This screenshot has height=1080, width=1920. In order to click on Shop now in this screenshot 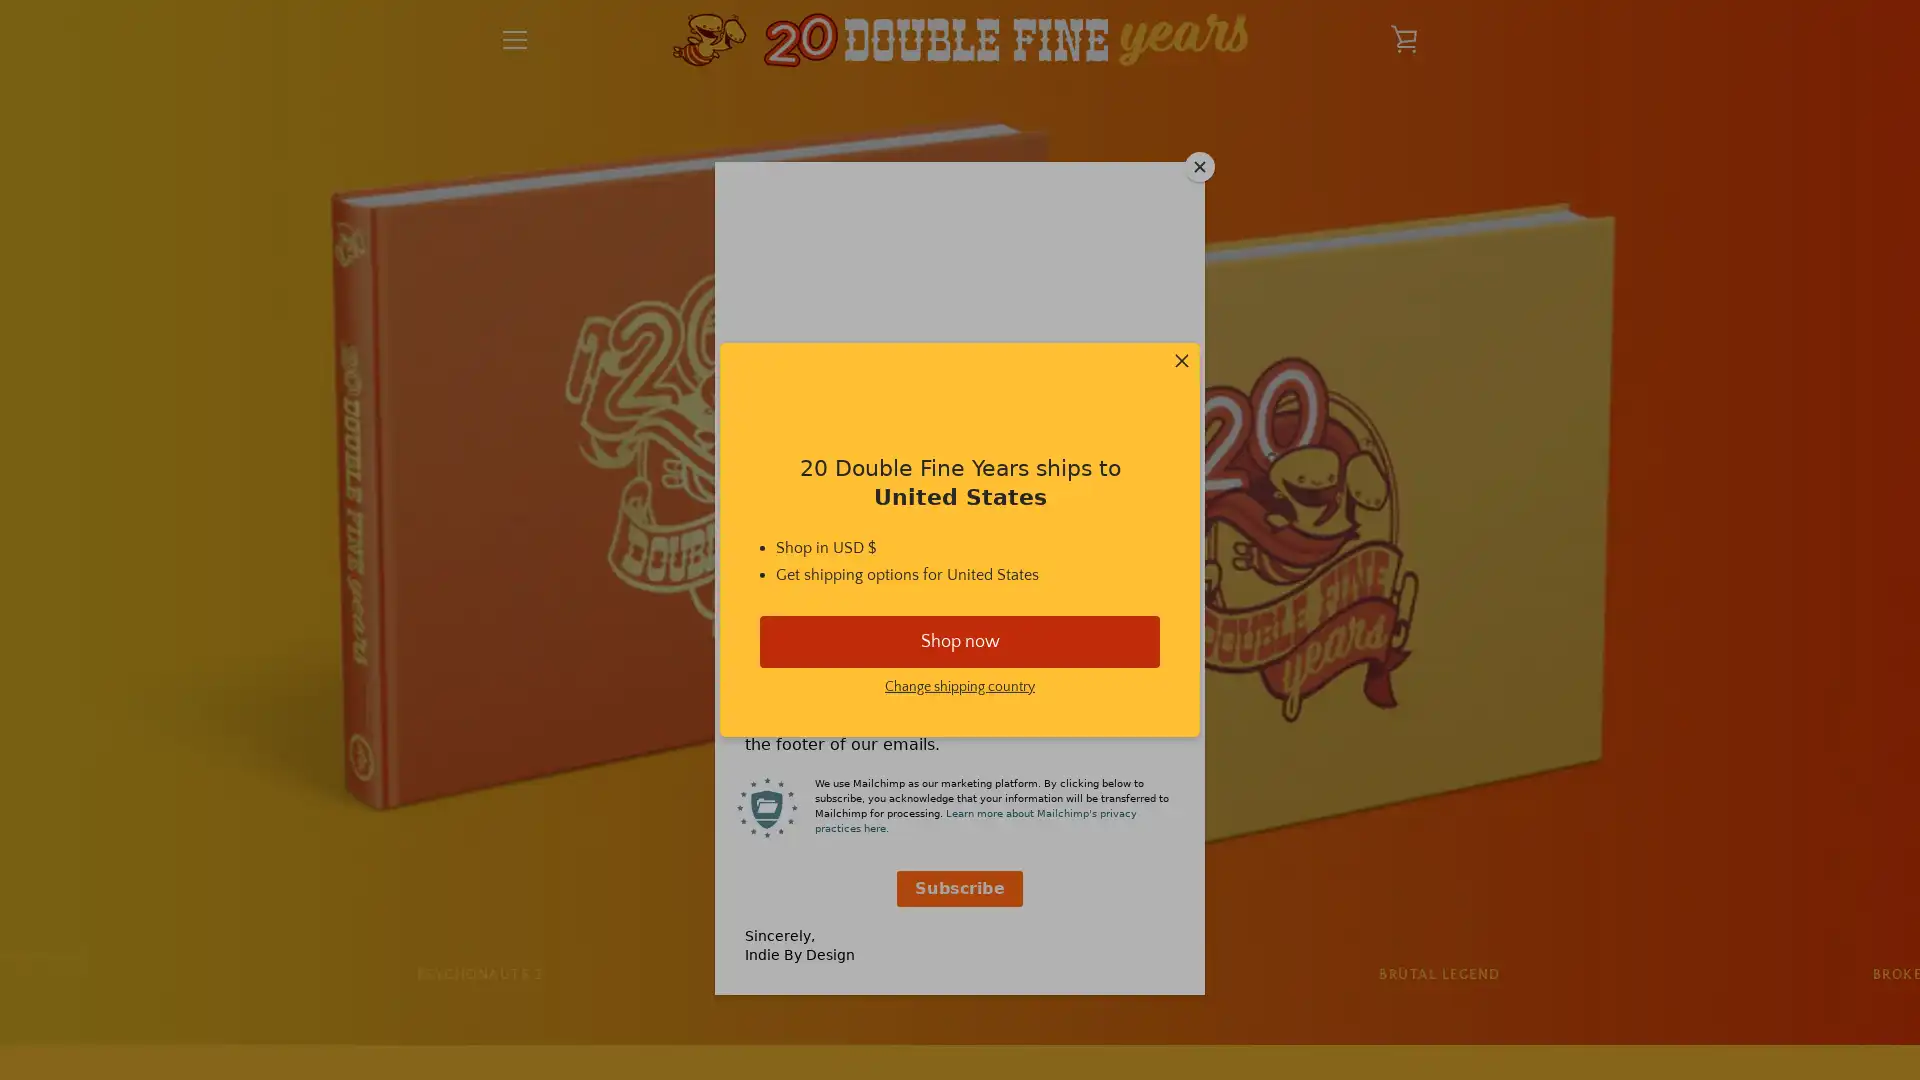, I will do `click(960, 640)`.